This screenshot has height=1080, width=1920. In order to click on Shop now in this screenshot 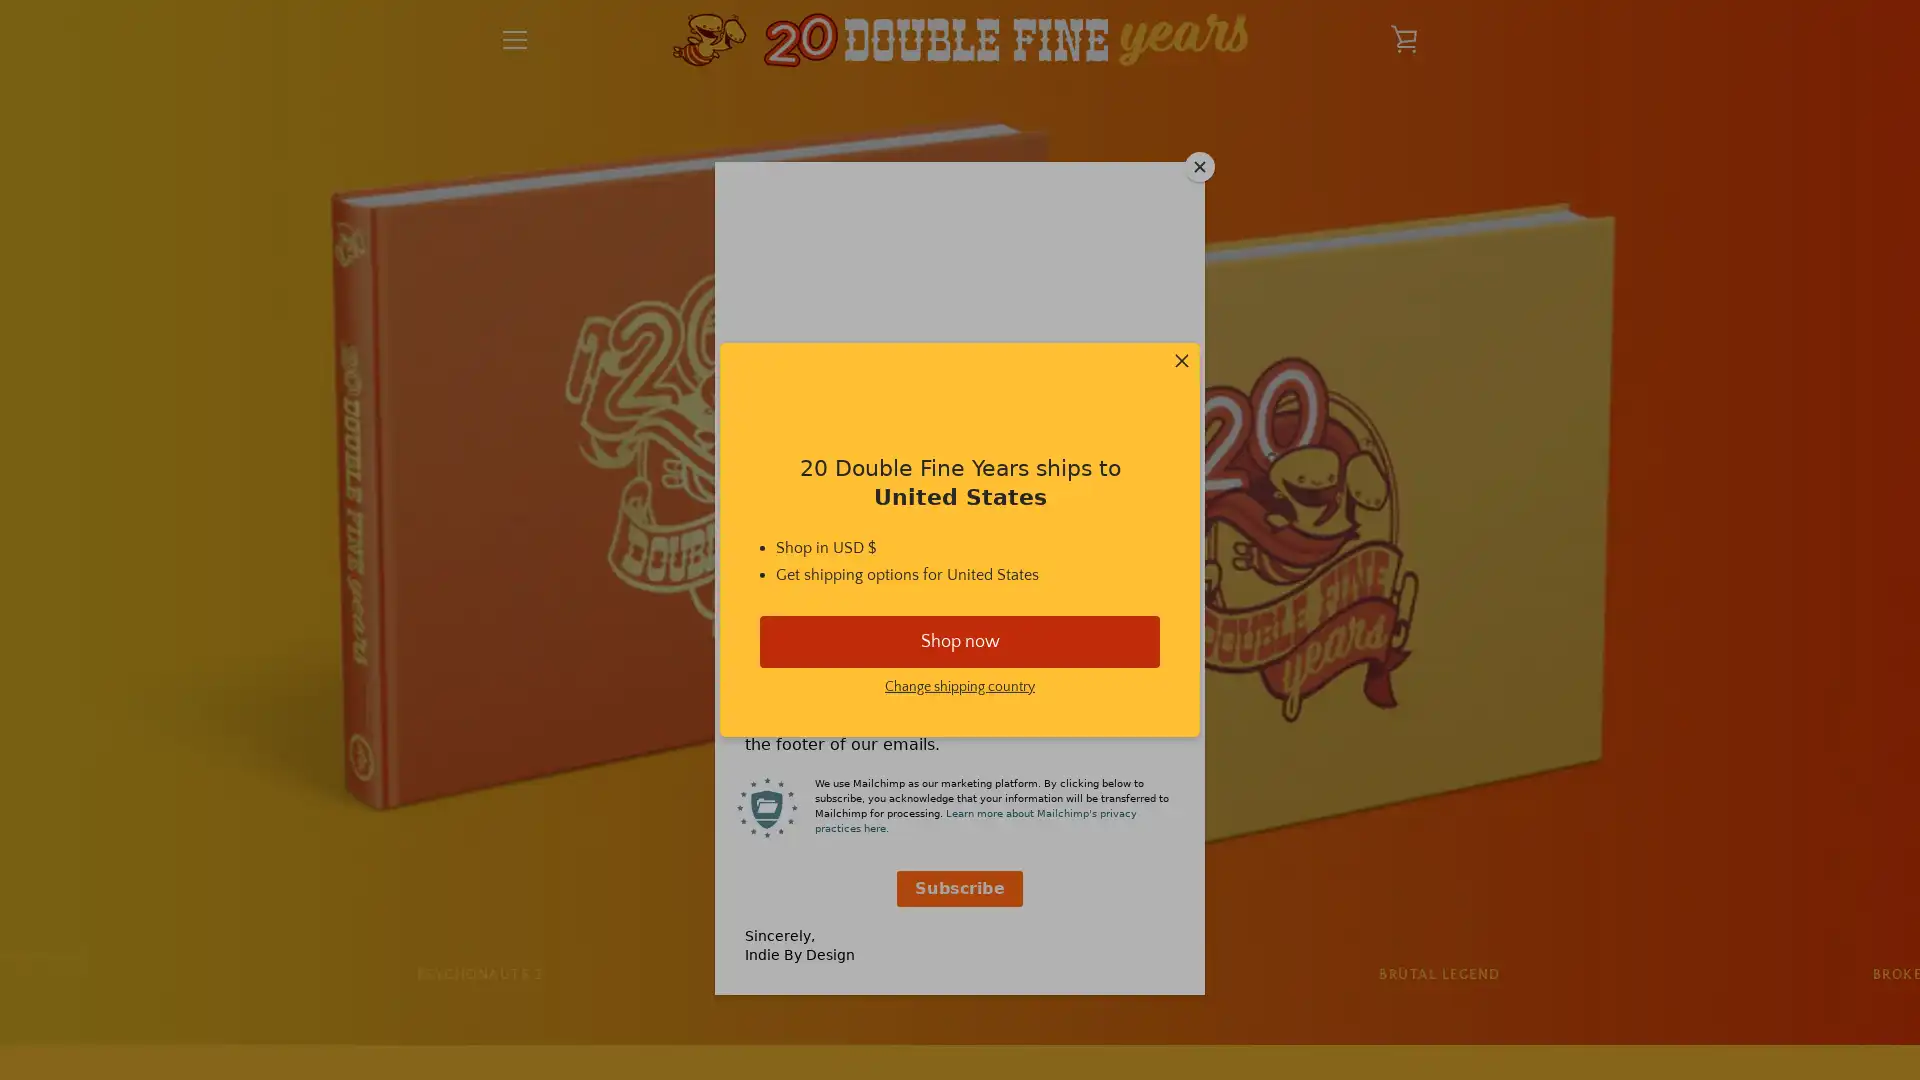, I will do `click(960, 640)`.